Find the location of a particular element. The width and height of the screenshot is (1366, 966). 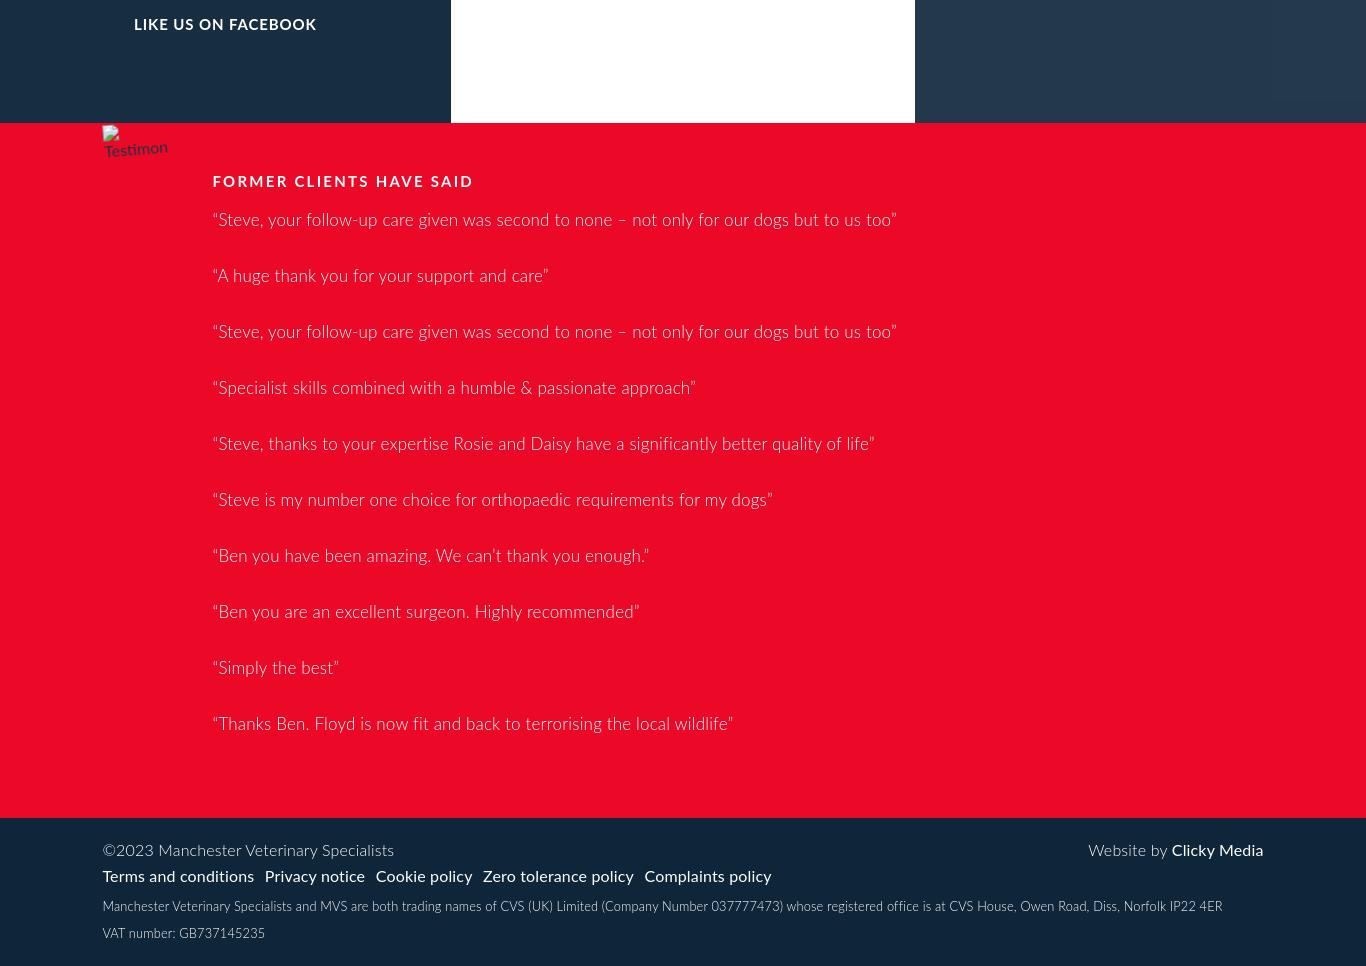

'©2023 Manchester Veterinary Specialists' is located at coordinates (248, 848).